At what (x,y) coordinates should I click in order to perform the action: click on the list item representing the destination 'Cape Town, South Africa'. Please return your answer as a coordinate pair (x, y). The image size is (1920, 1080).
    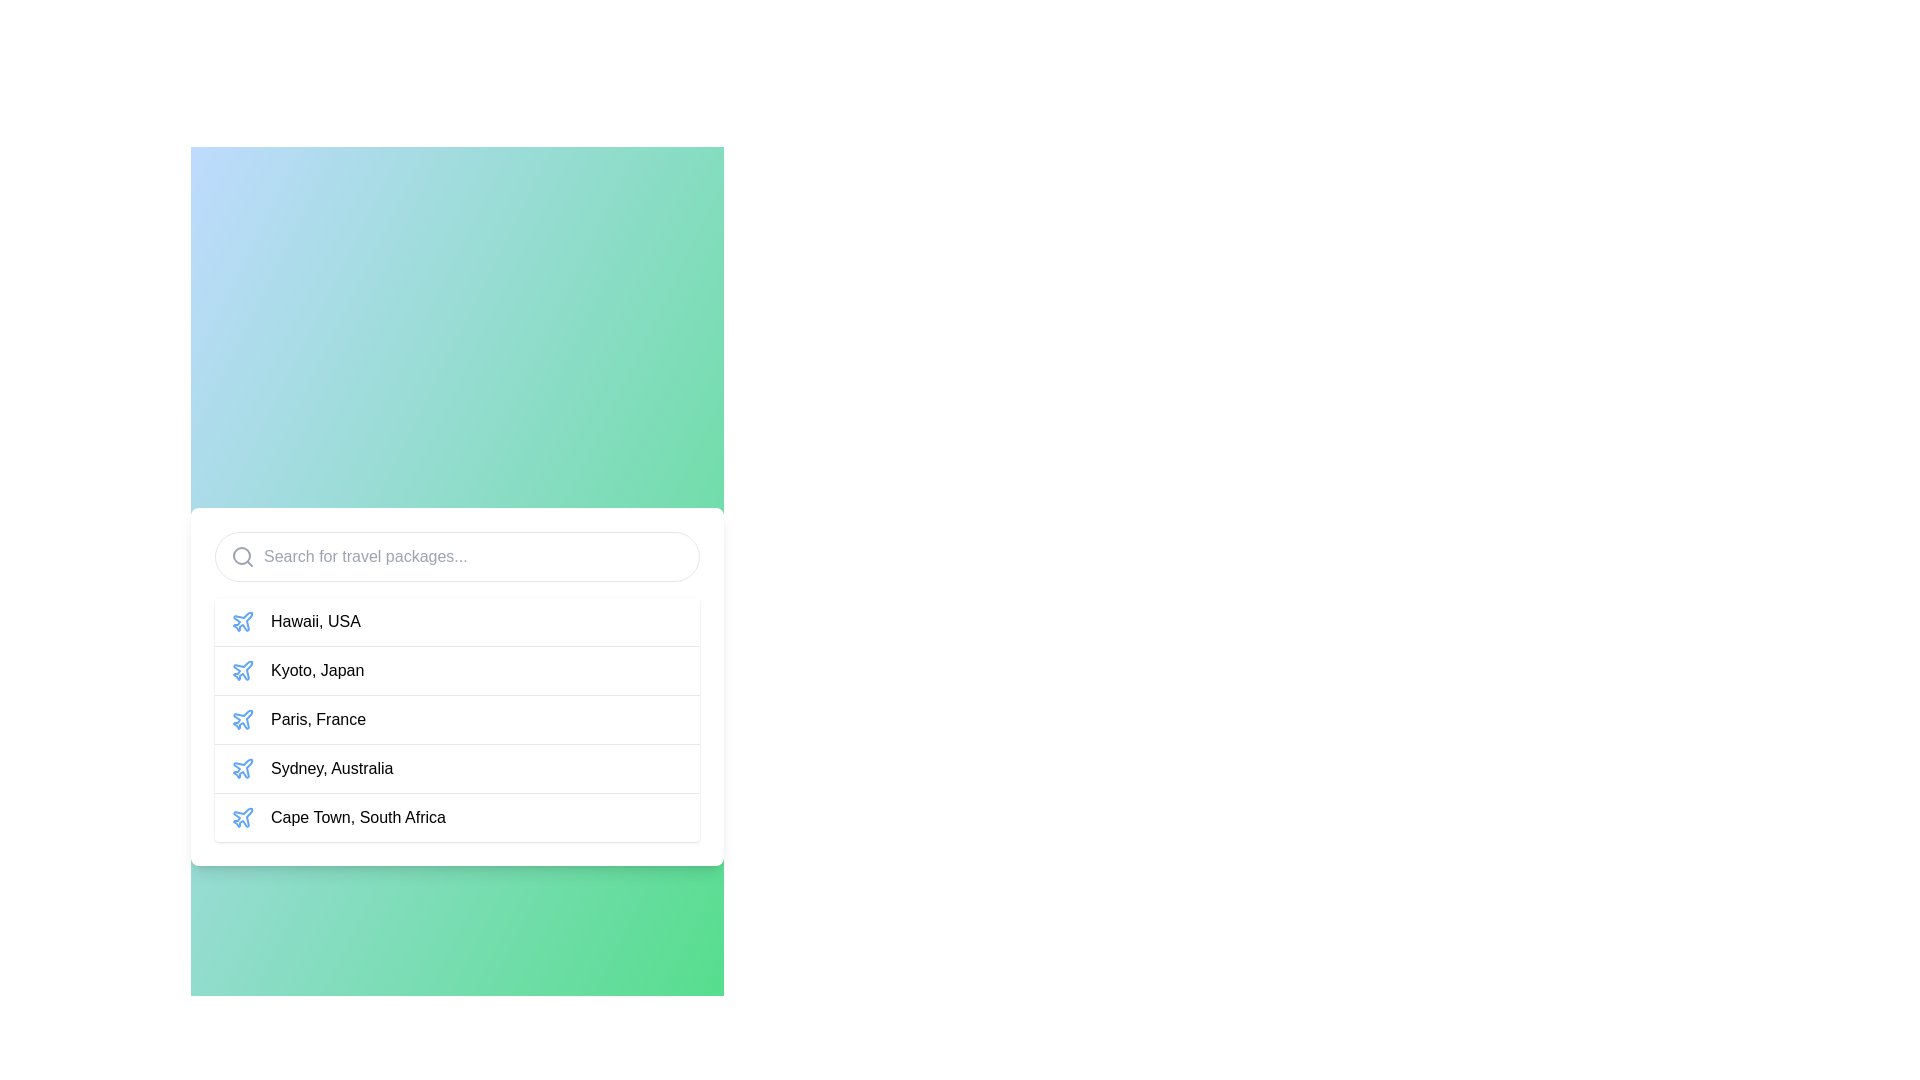
    Looking at the image, I should click on (456, 817).